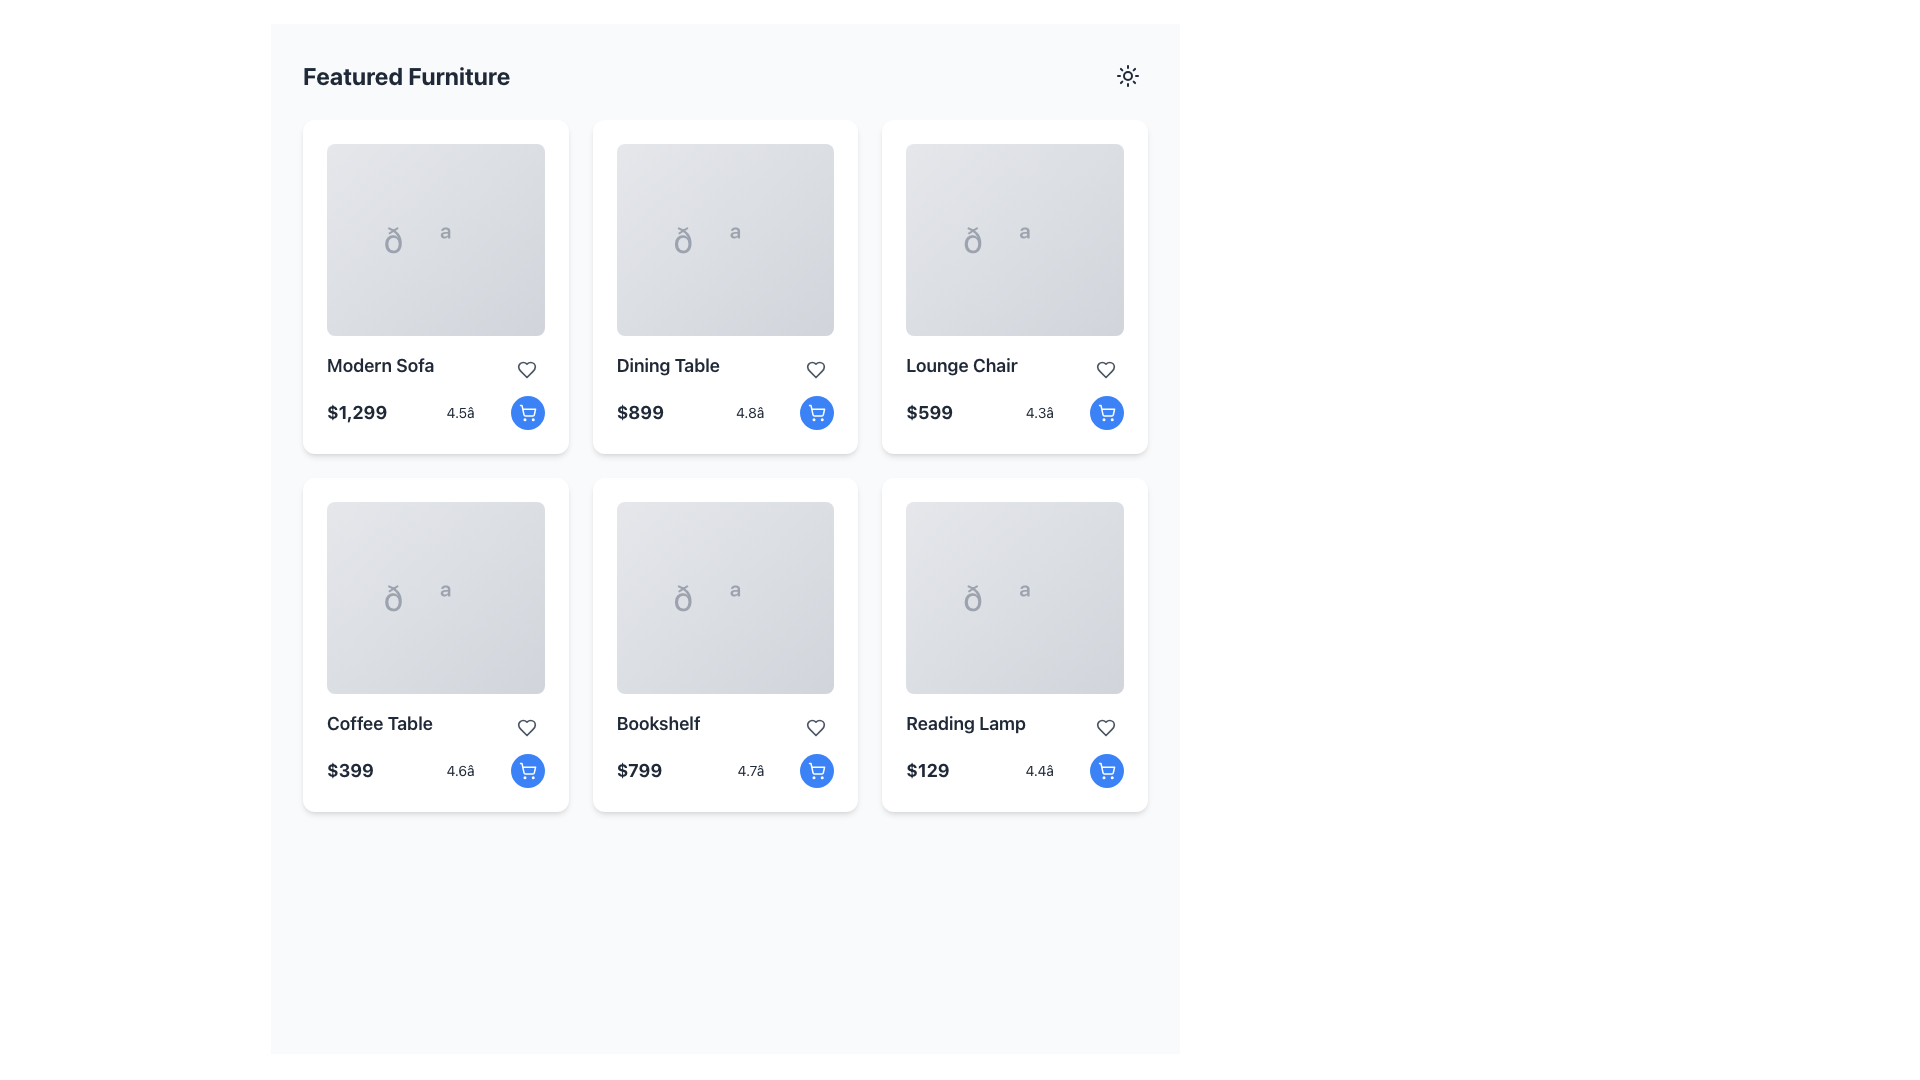  What do you see at coordinates (816, 728) in the screenshot?
I see `the heart-shaped icon in the 'Bookshelf' product card of the 'Featured Furniture' grid, which is gray and outlined, positioned to the right of the product pricing and below its title` at bounding box center [816, 728].